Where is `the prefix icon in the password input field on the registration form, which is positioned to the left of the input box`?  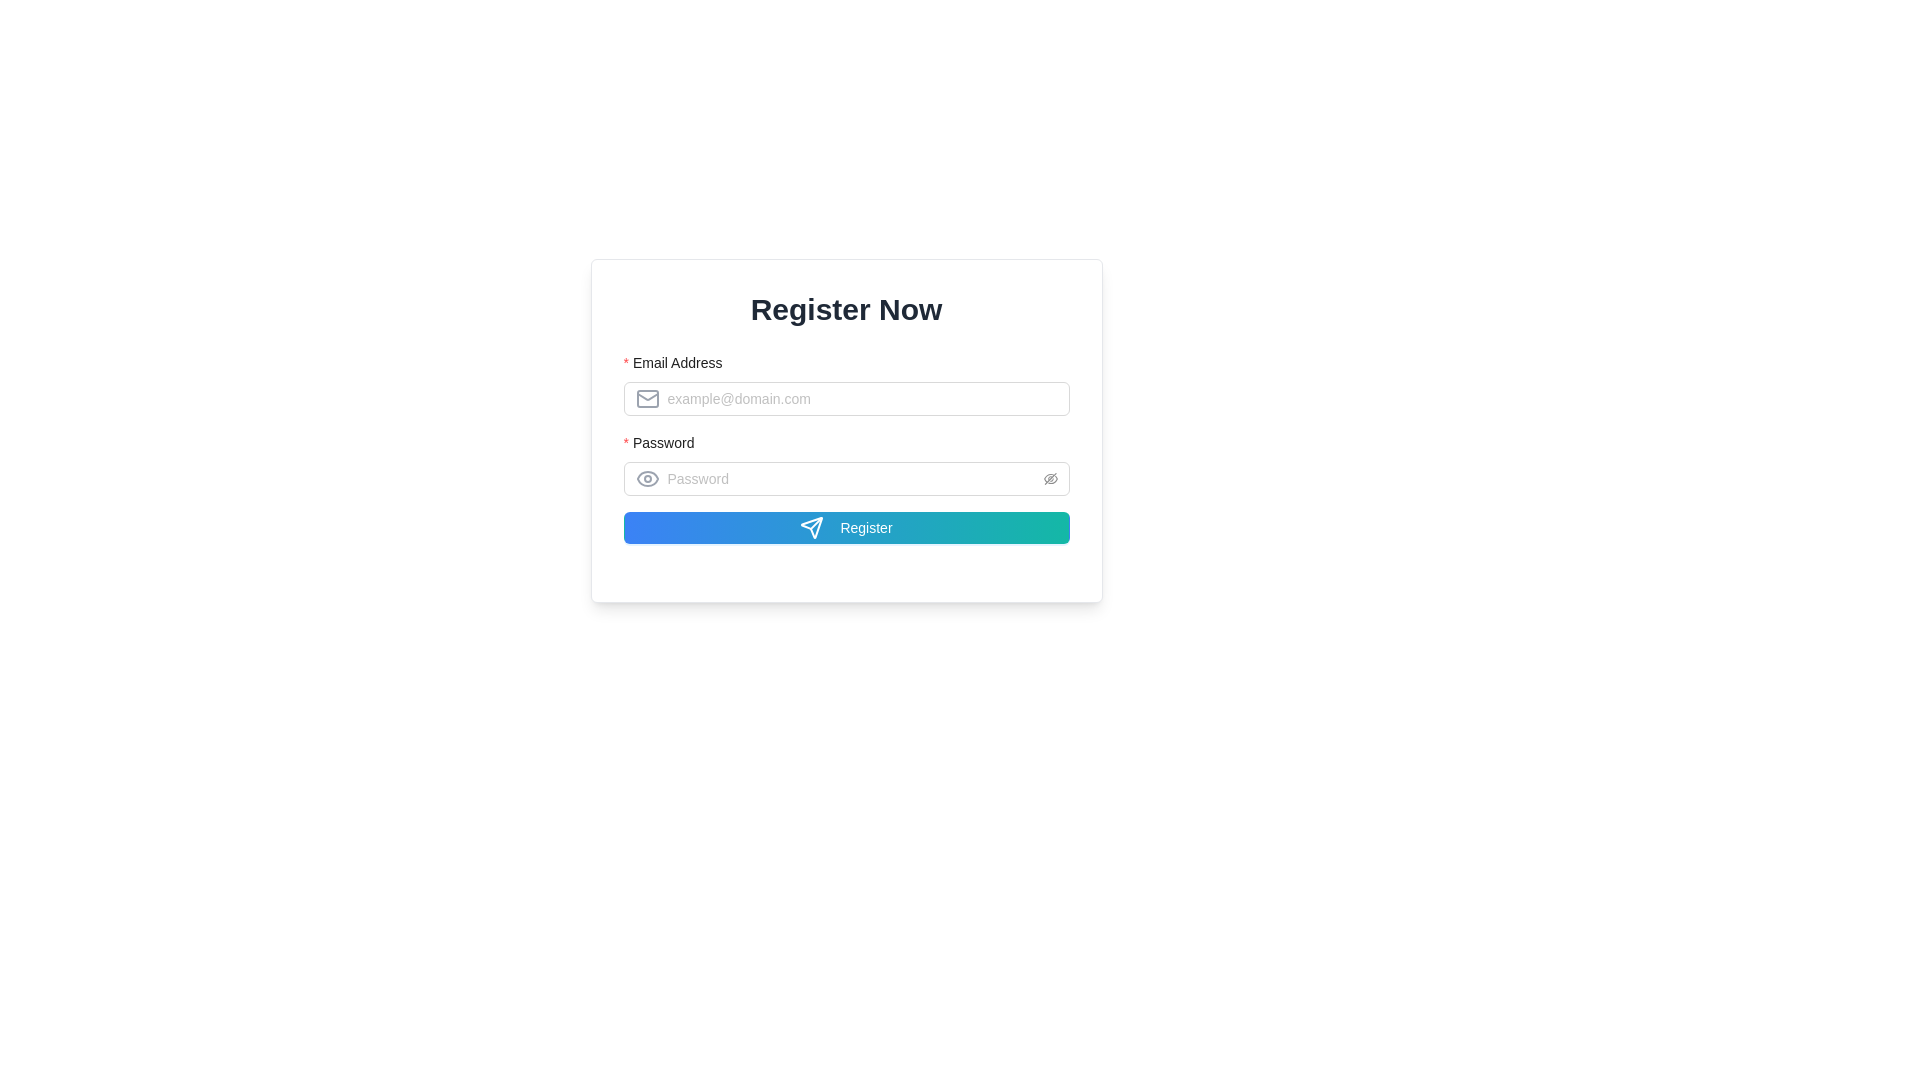
the prefix icon in the password input field on the registration form, which is positioned to the left of the input box is located at coordinates (649, 478).